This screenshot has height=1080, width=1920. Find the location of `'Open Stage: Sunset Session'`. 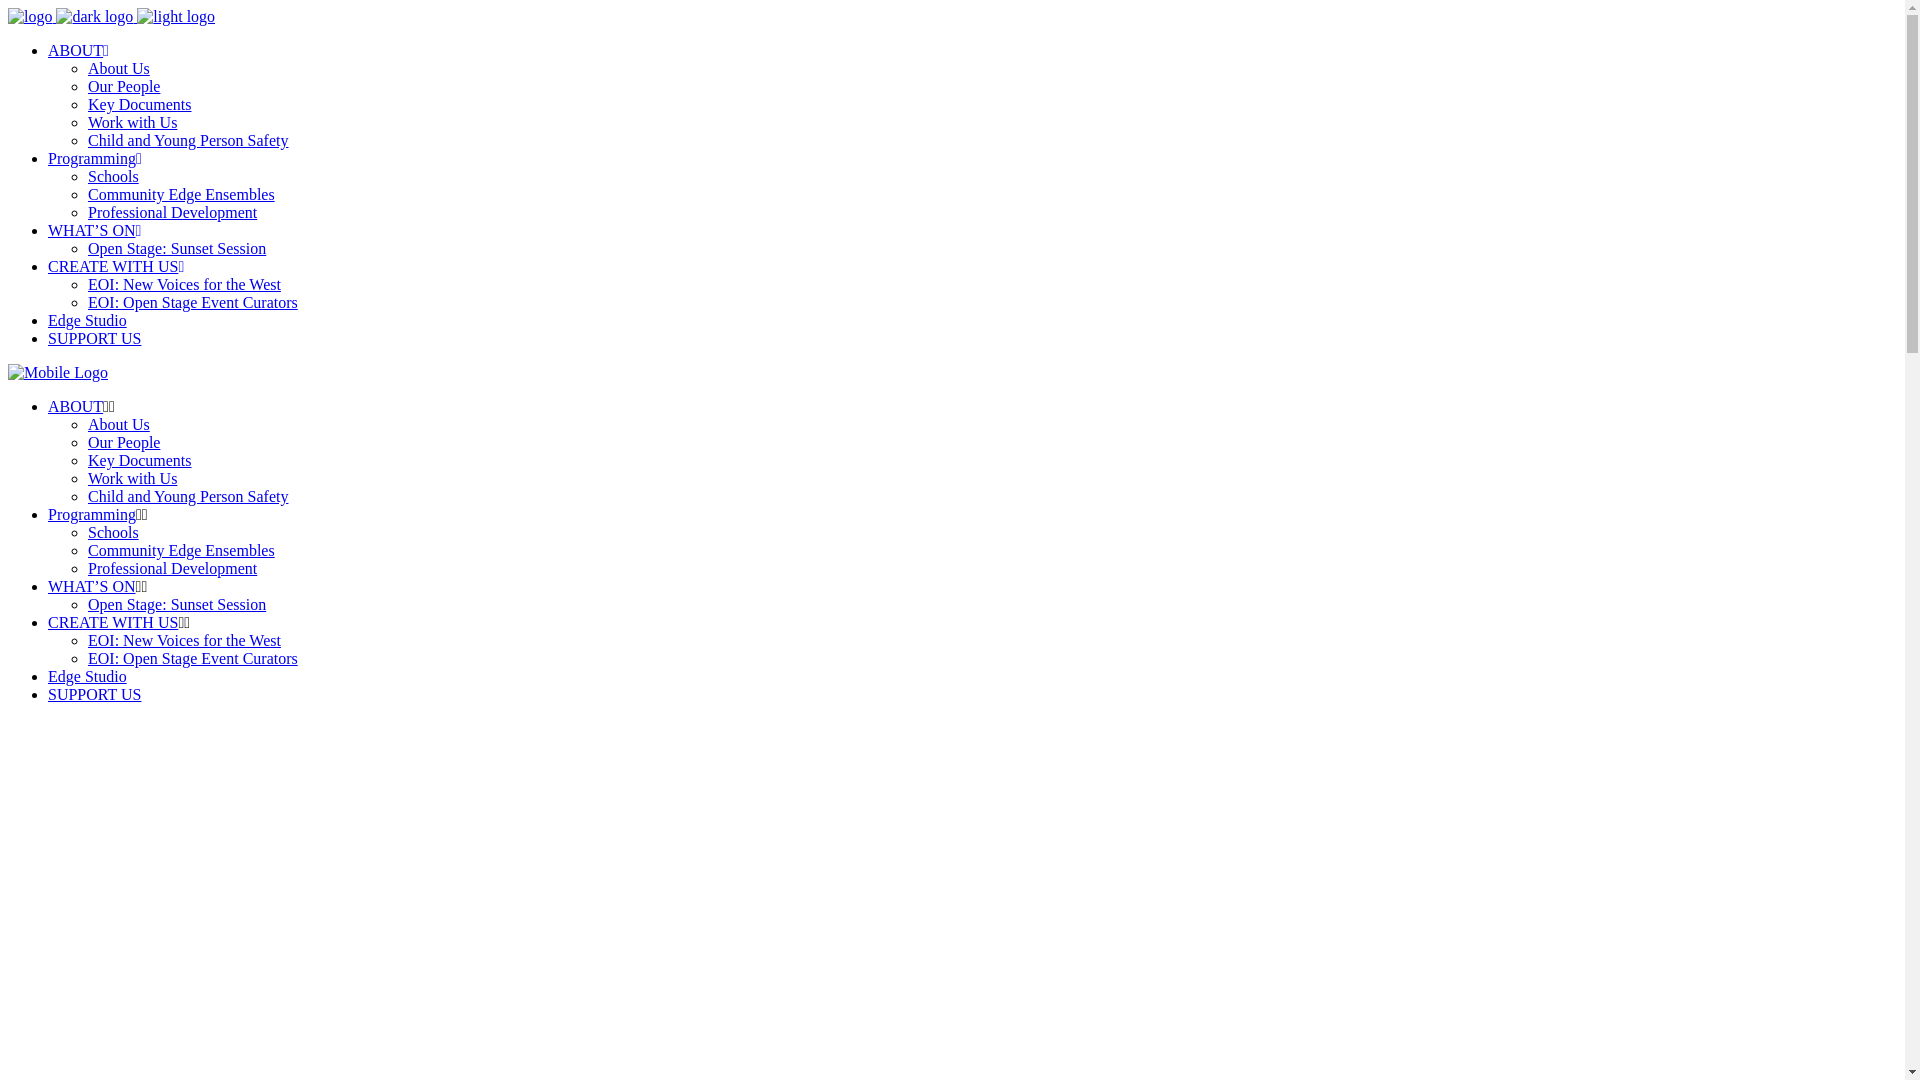

'Open Stage: Sunset Session' is located at coordinates (177, 603).